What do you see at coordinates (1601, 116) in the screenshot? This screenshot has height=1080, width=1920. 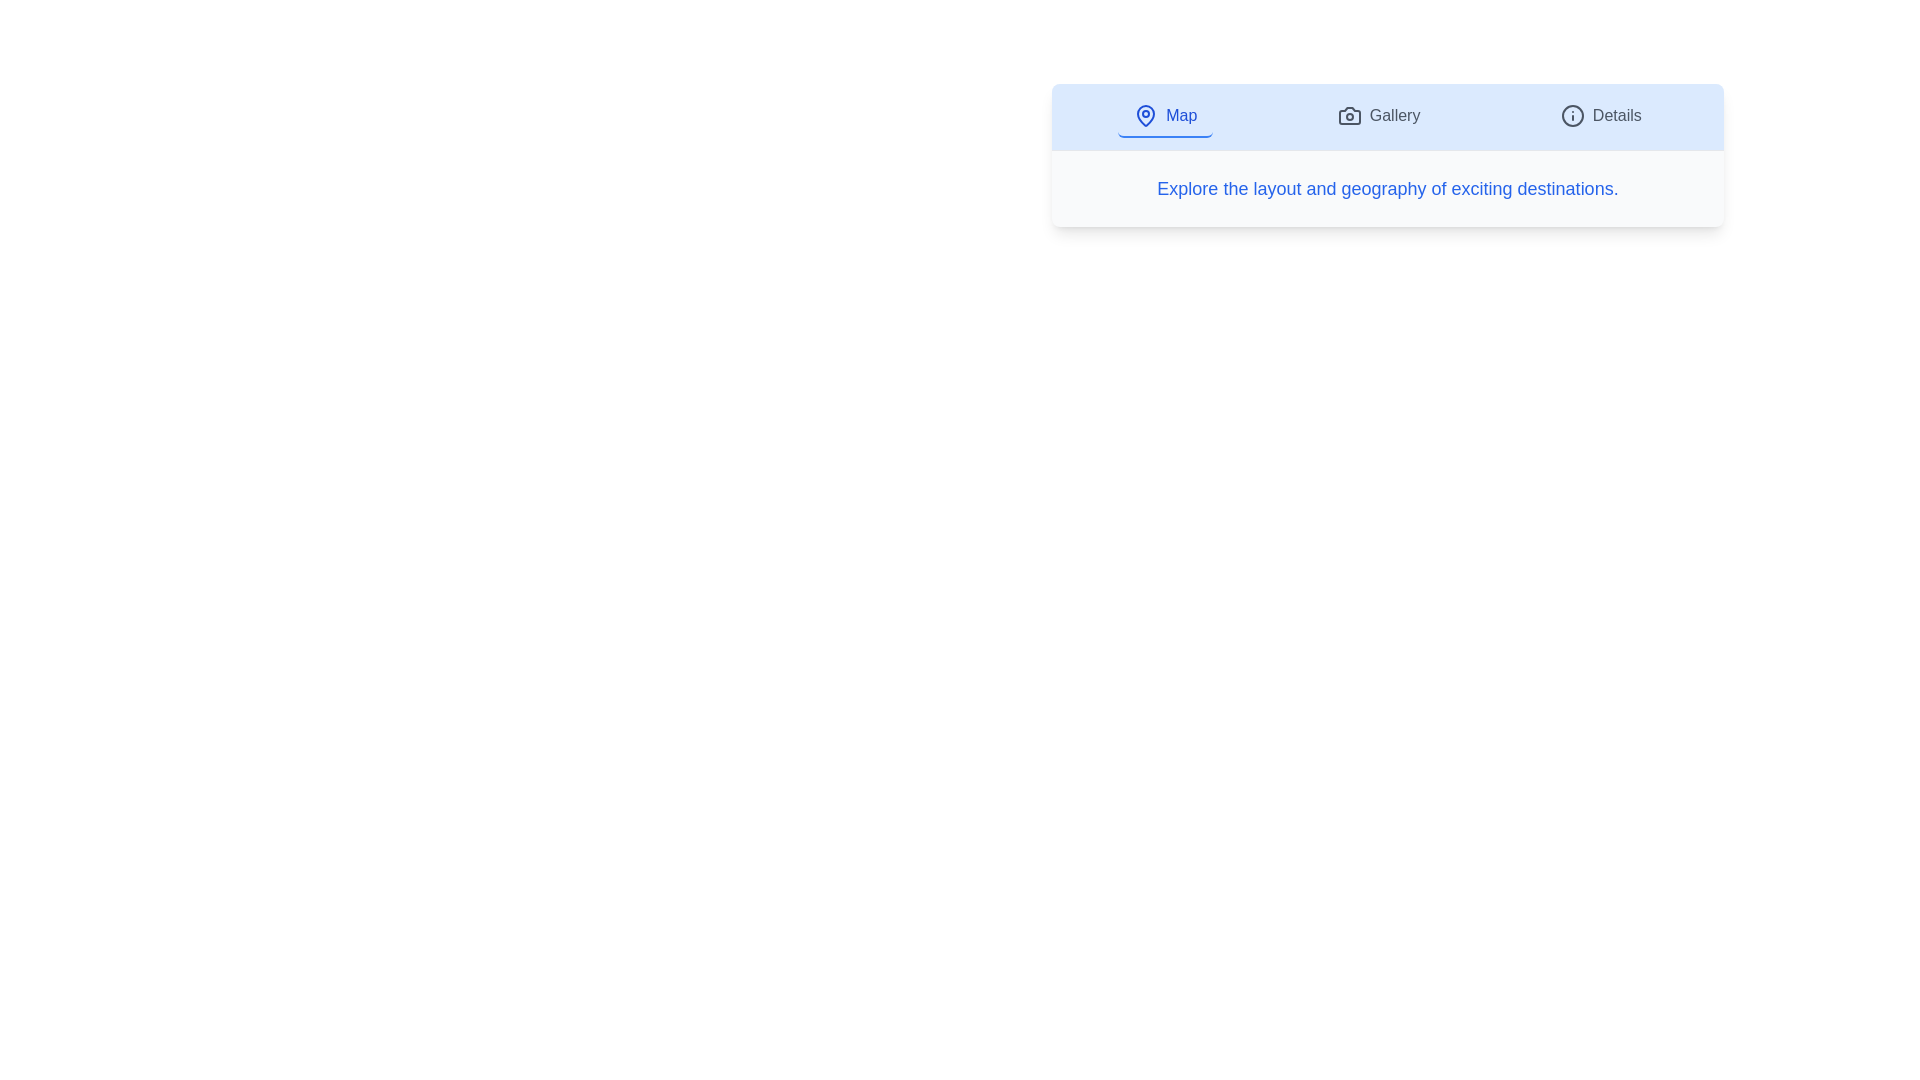 I see `the Details tab` at bounding box center [1601, 116].